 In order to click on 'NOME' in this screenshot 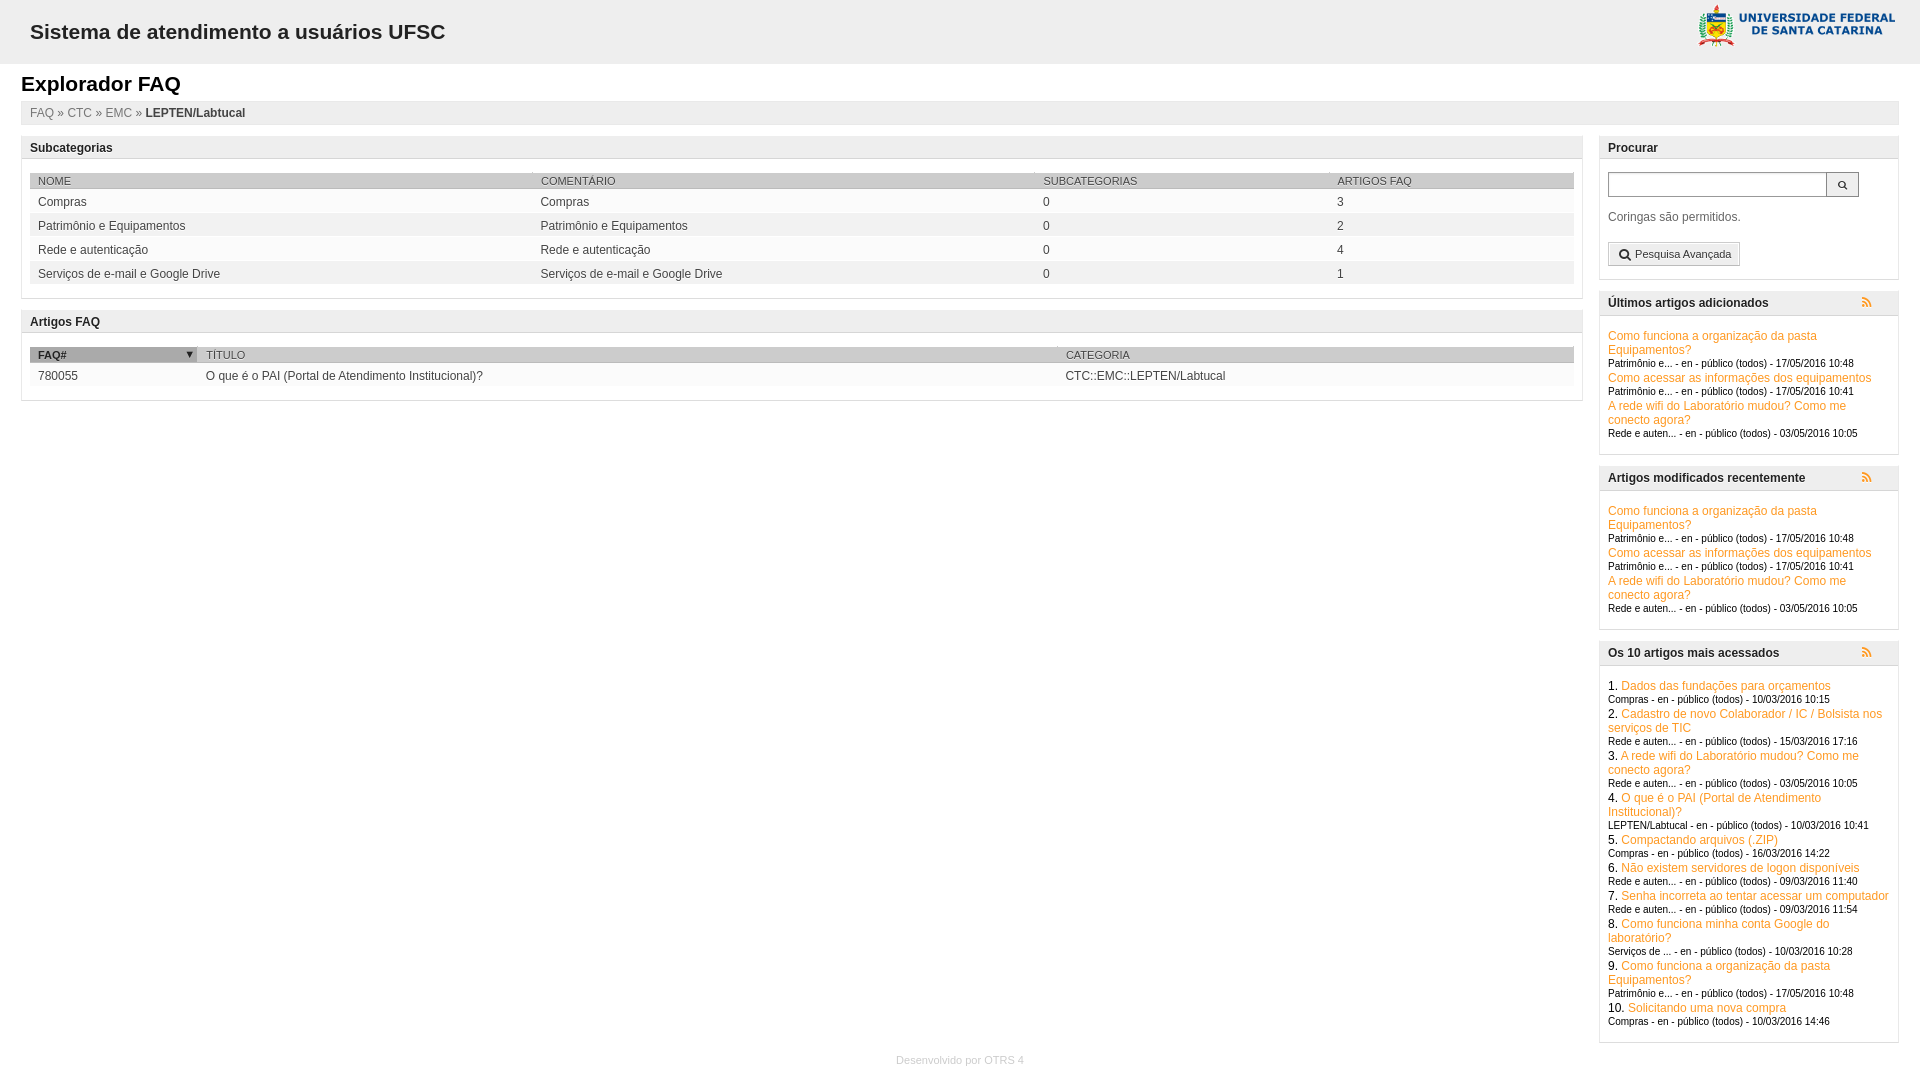, I will do `click(280, 180)`.